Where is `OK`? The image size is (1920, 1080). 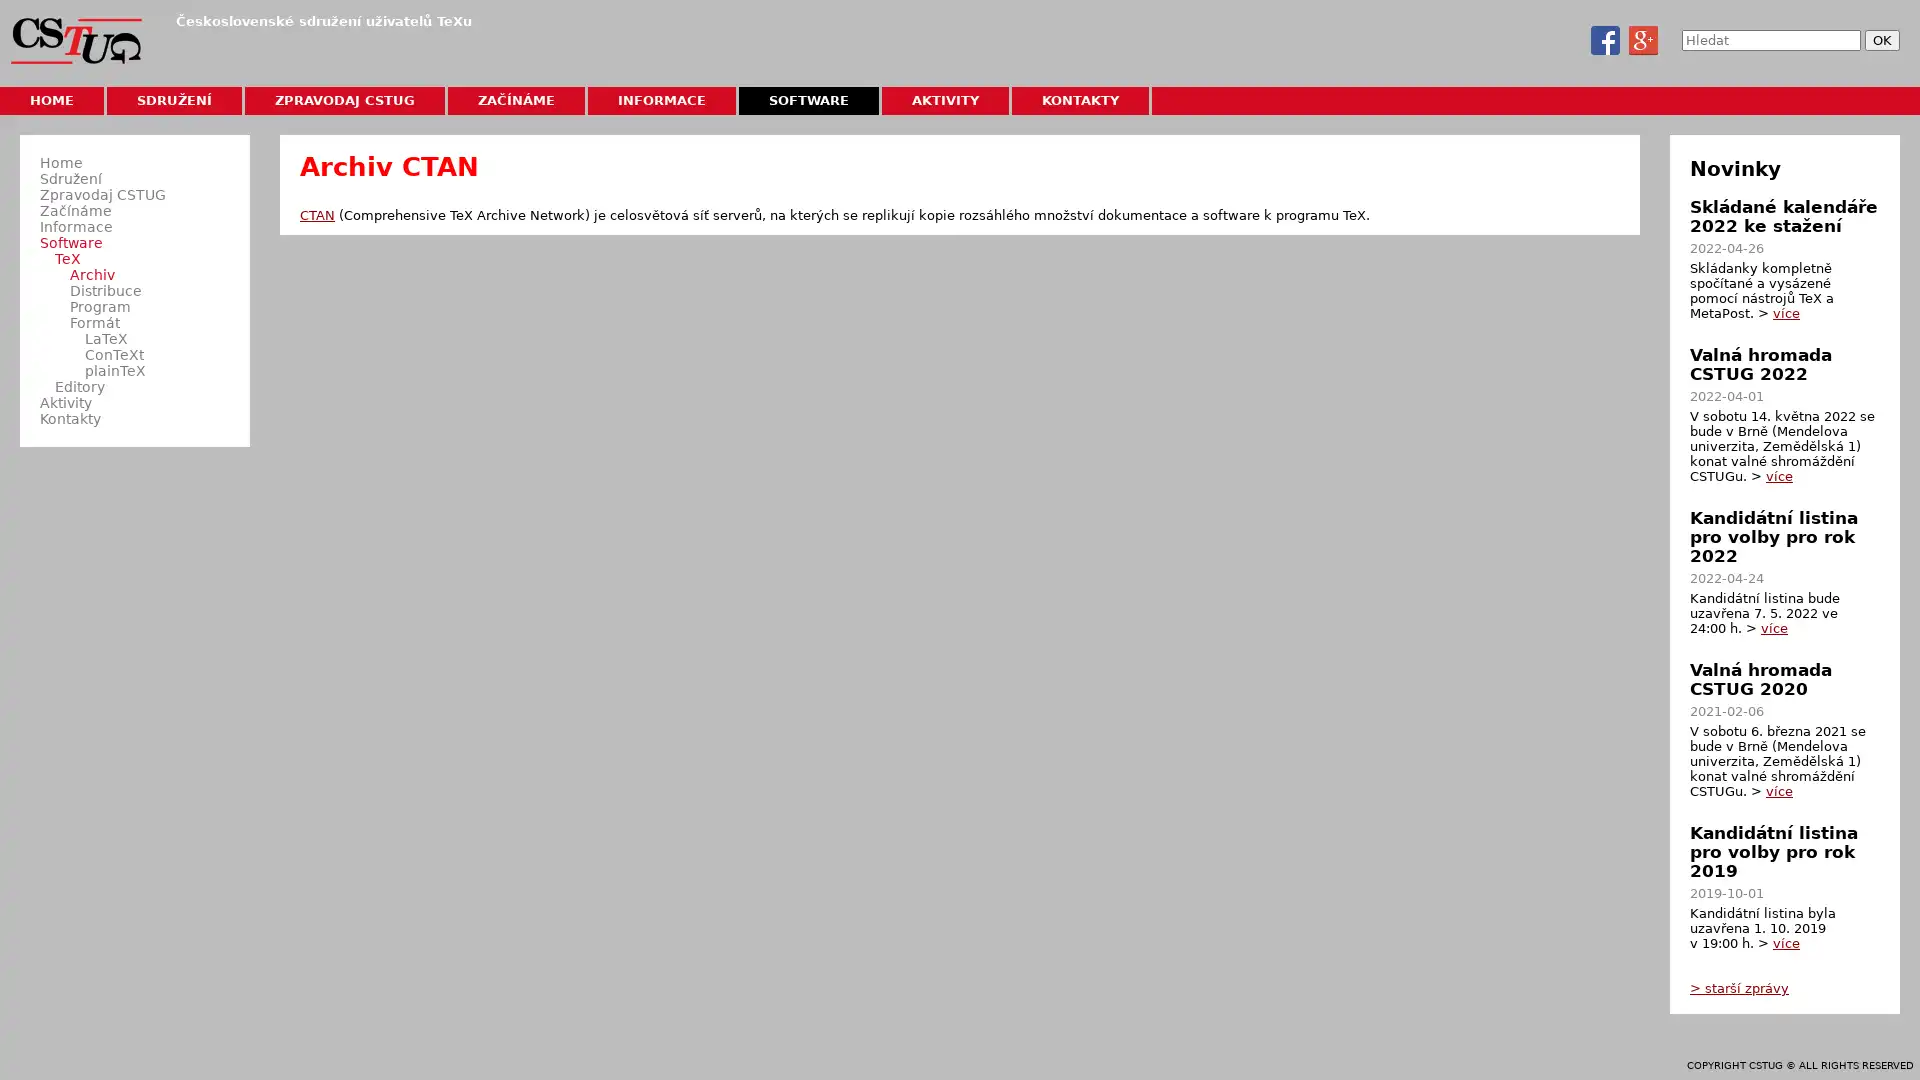
OK is located at coordinates (1881, 40).